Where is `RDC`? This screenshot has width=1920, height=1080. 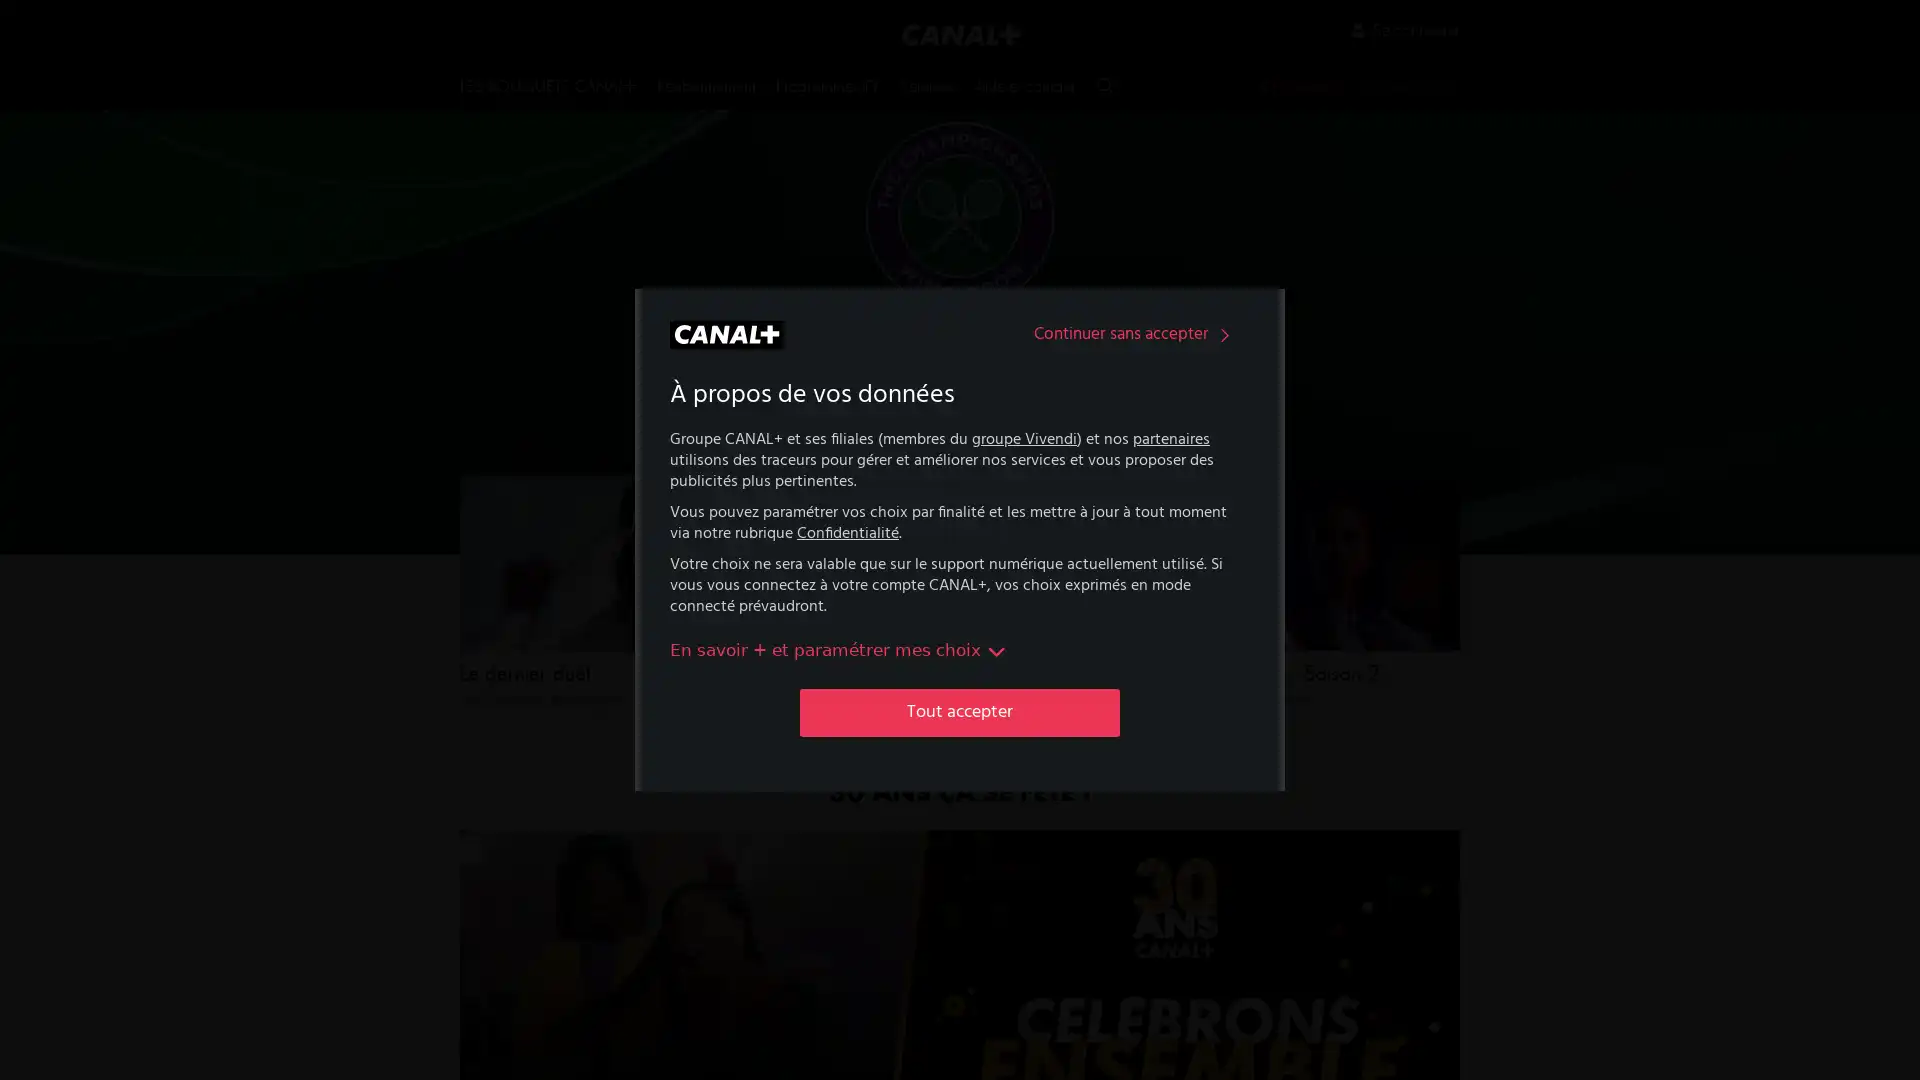 RDC is located at coordinates (1150, 459).